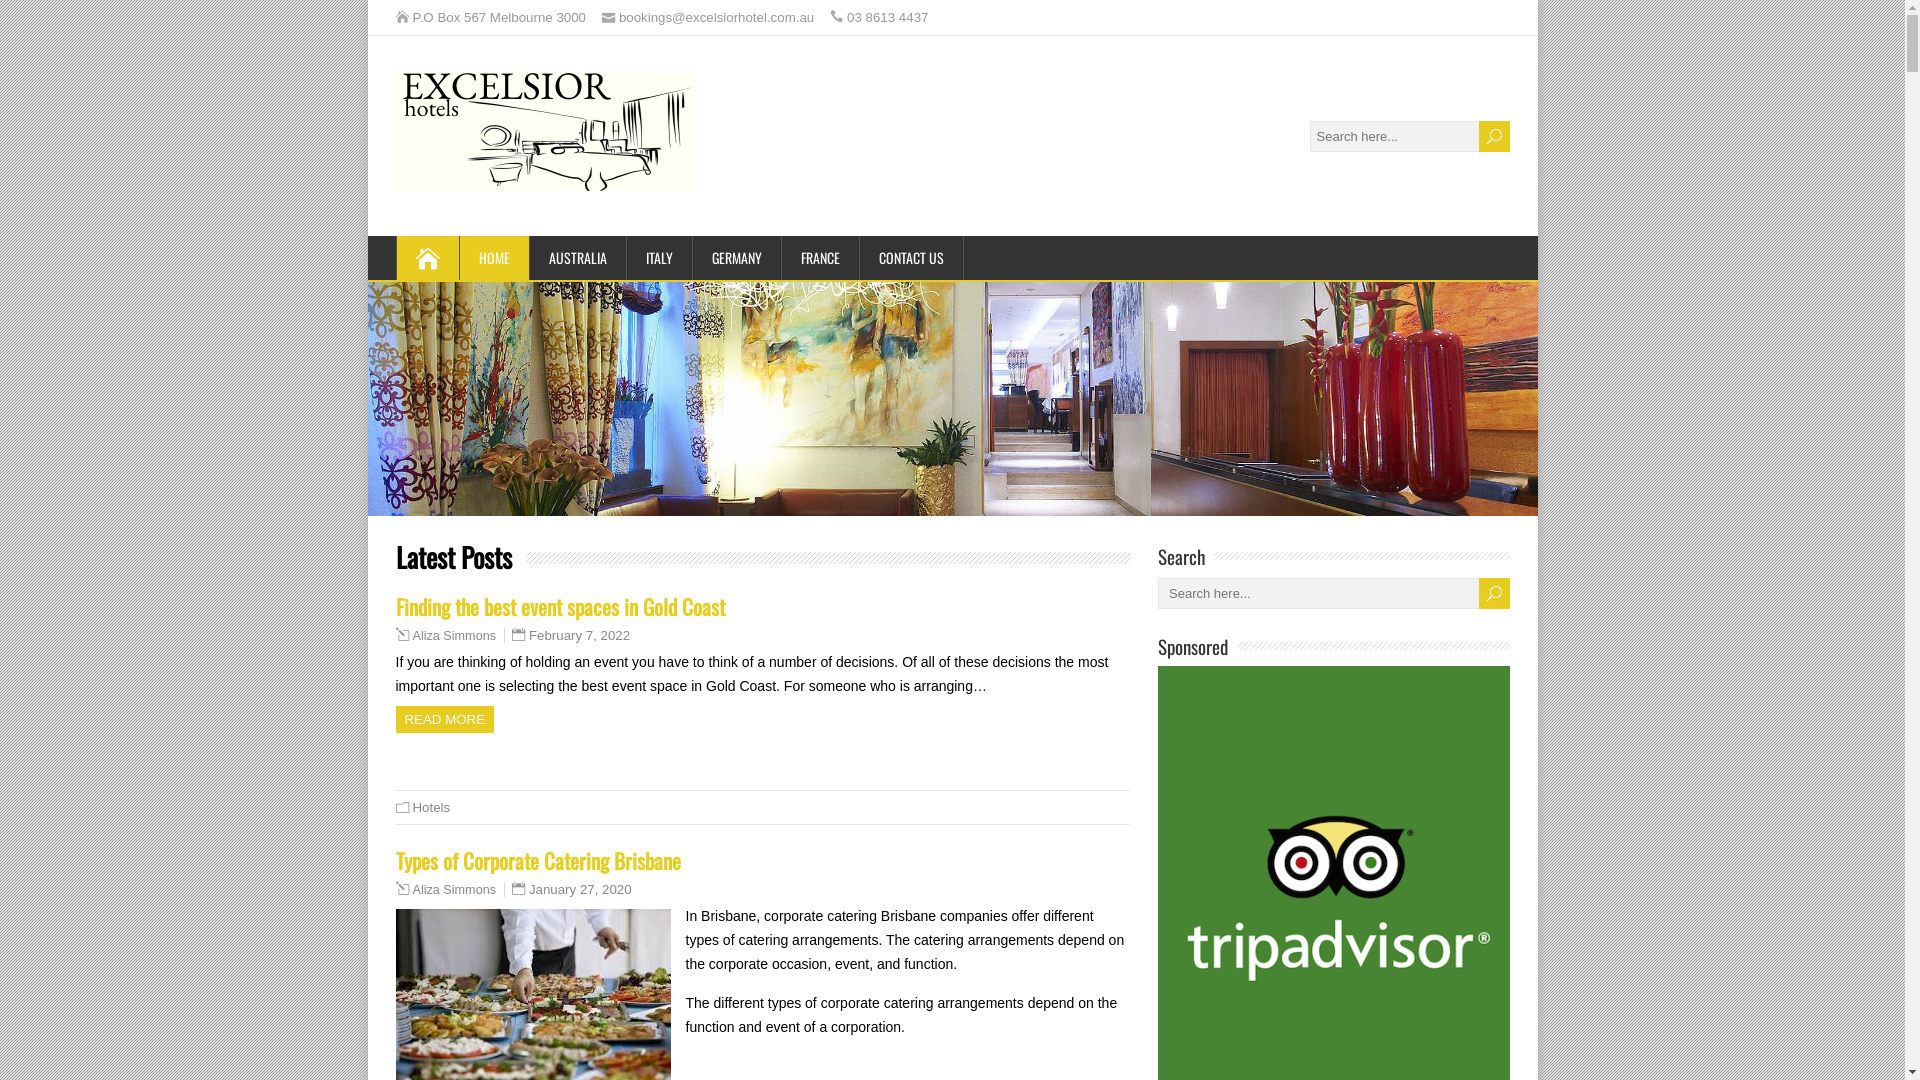  I want to click on 'READ MORE', so click(444, 718).